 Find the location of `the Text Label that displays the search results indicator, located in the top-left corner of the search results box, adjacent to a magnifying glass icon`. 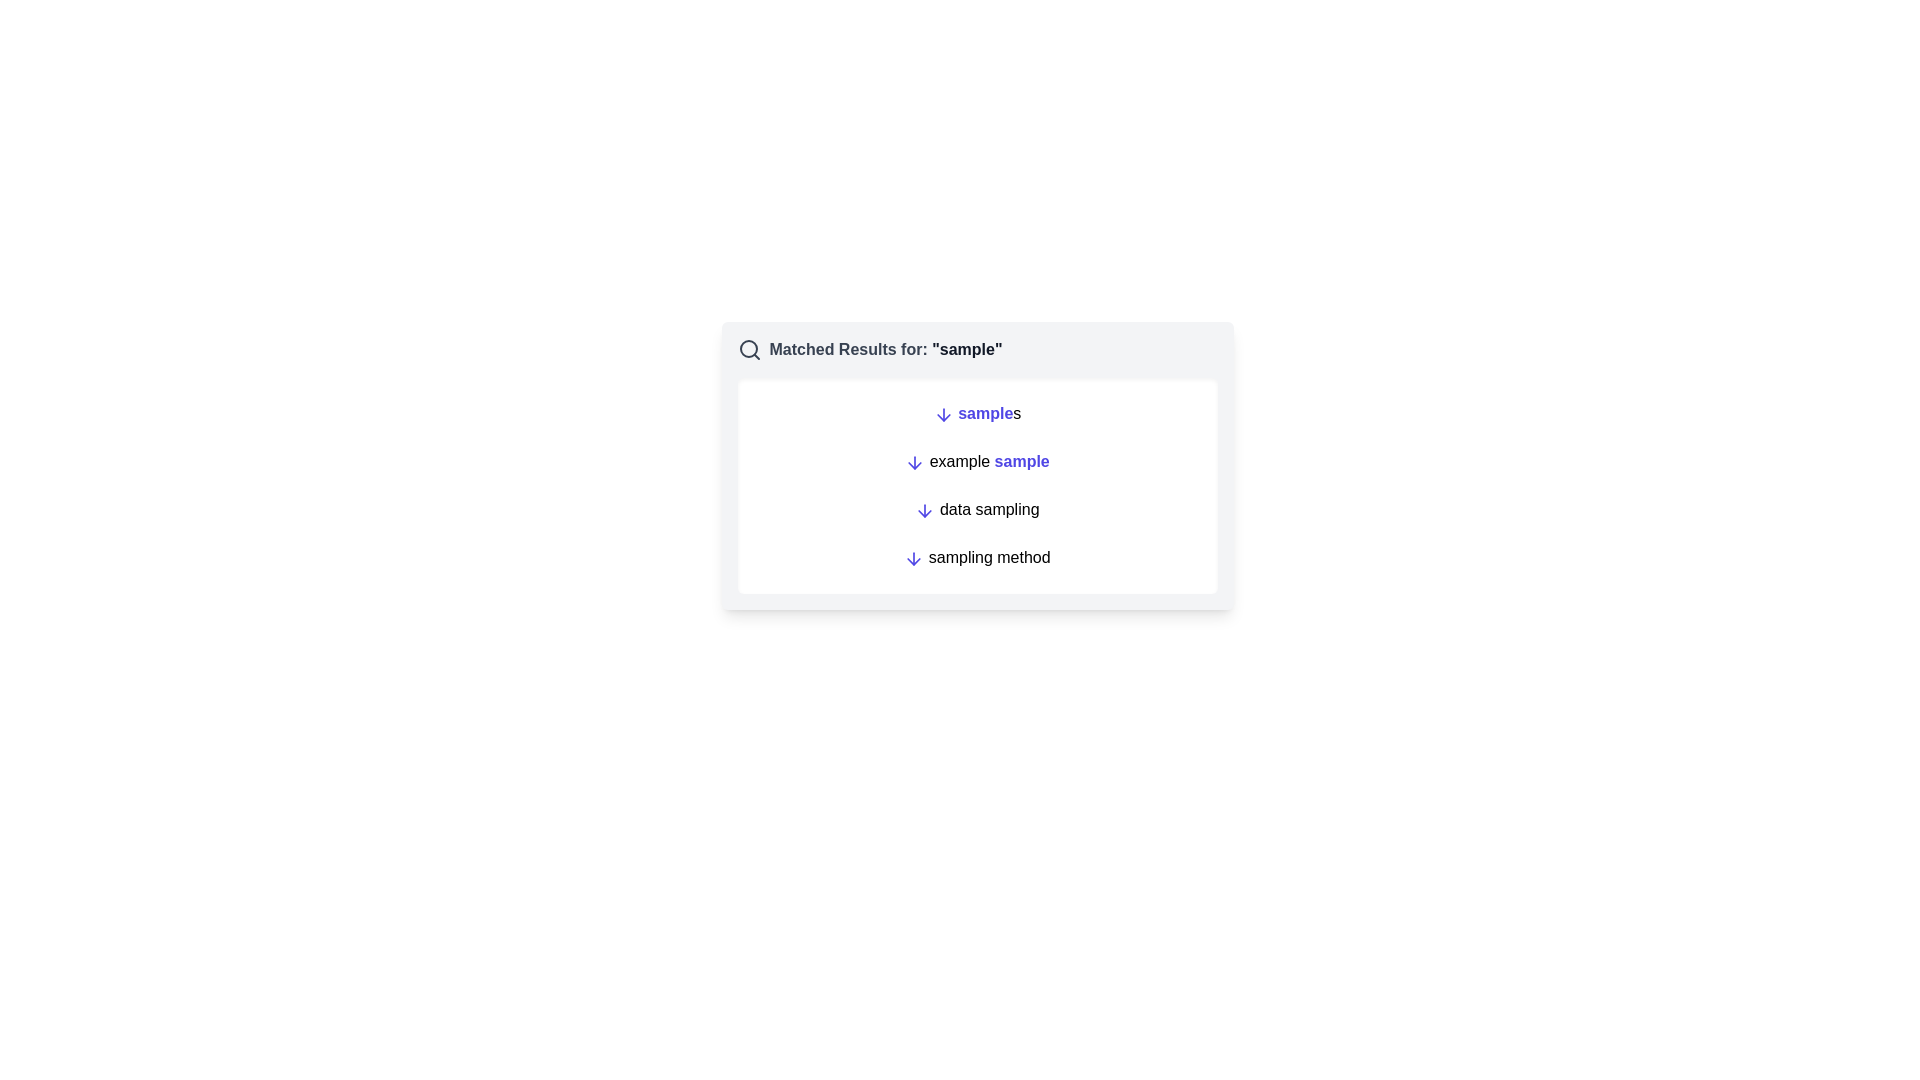

the Text Label that displays the search results indicator, located in the top-left corner of the search results box, adjacent to a magnifying glass icon is located at coordinates (885, 349).